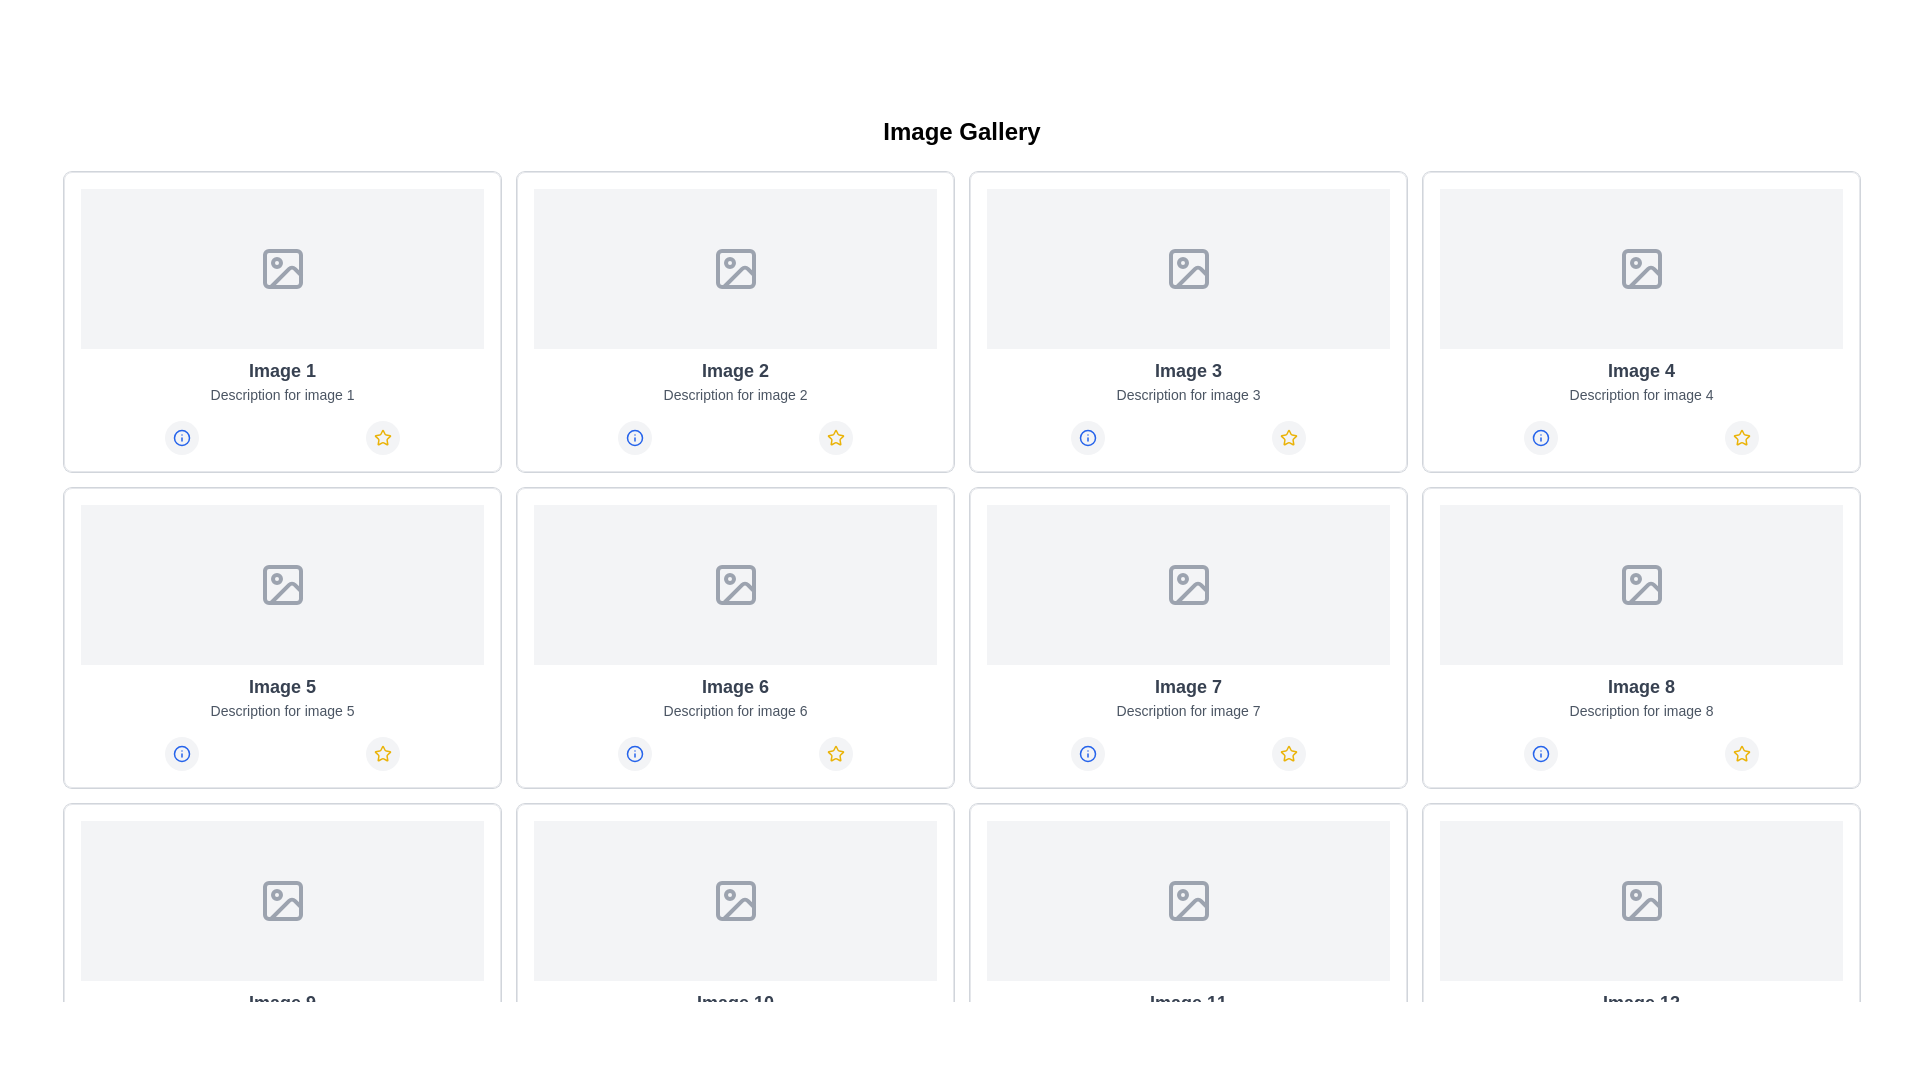 The width and height of the screenshot is (1920, 1080). I want to click on the text label displaying 'Image 12', which is bold and located in the last row of the grid layout, specifically below the image placeholder of 'Image 12', so click(1641, 1002).